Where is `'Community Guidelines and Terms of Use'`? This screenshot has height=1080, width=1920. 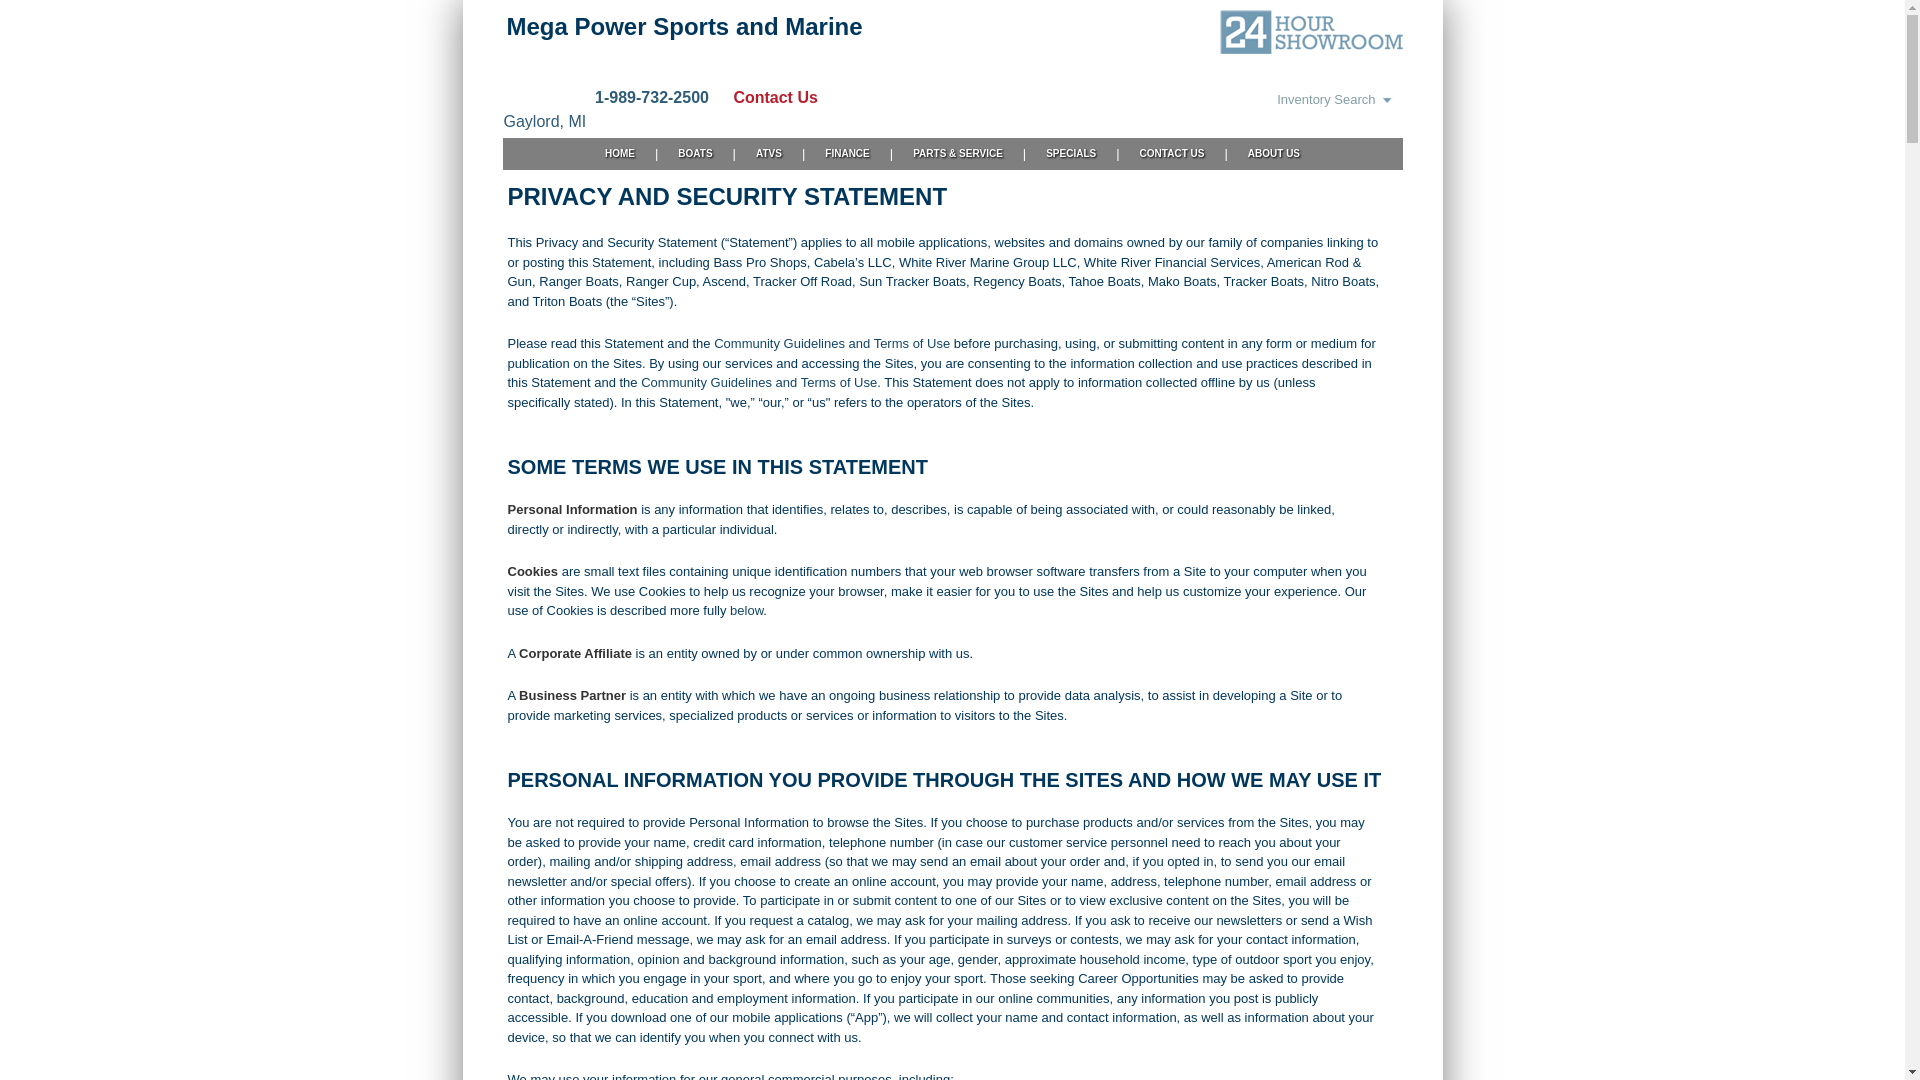 'Community Guidelines and Terms of Use' is located at coordinates (757, 382).